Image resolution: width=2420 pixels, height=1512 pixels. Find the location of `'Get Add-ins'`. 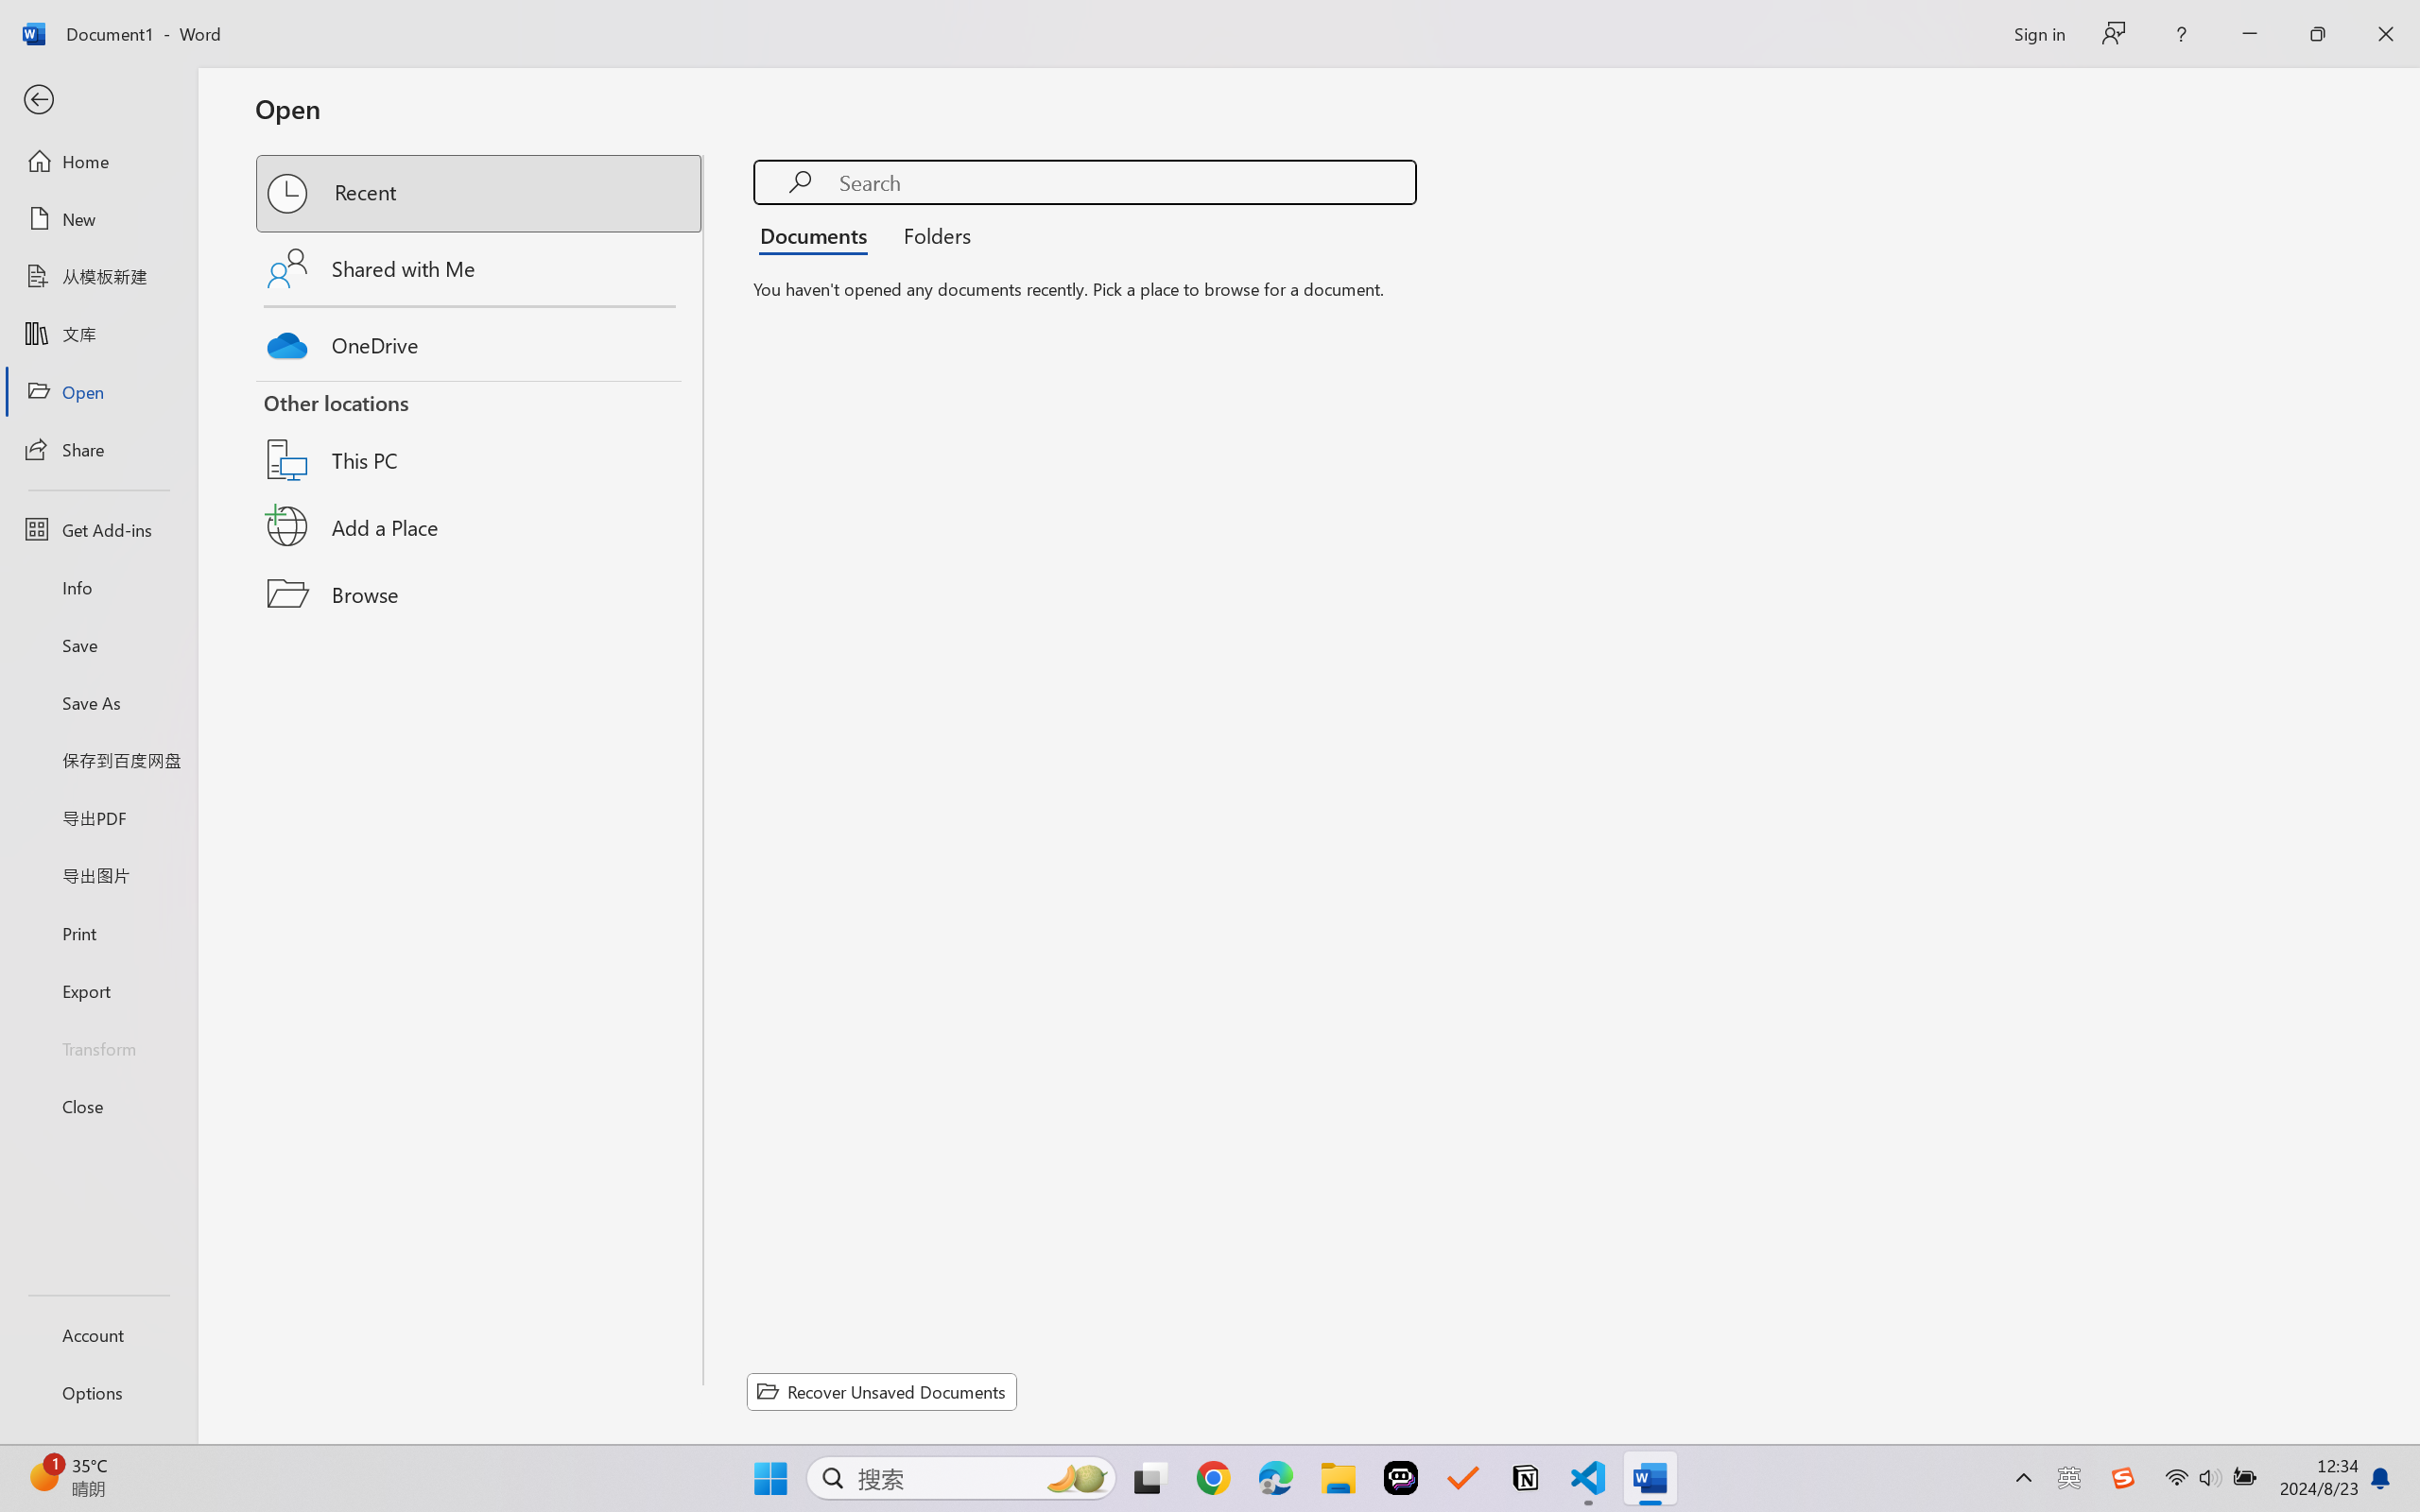

'Get Add-ins' is located at coordinates (97, 528).